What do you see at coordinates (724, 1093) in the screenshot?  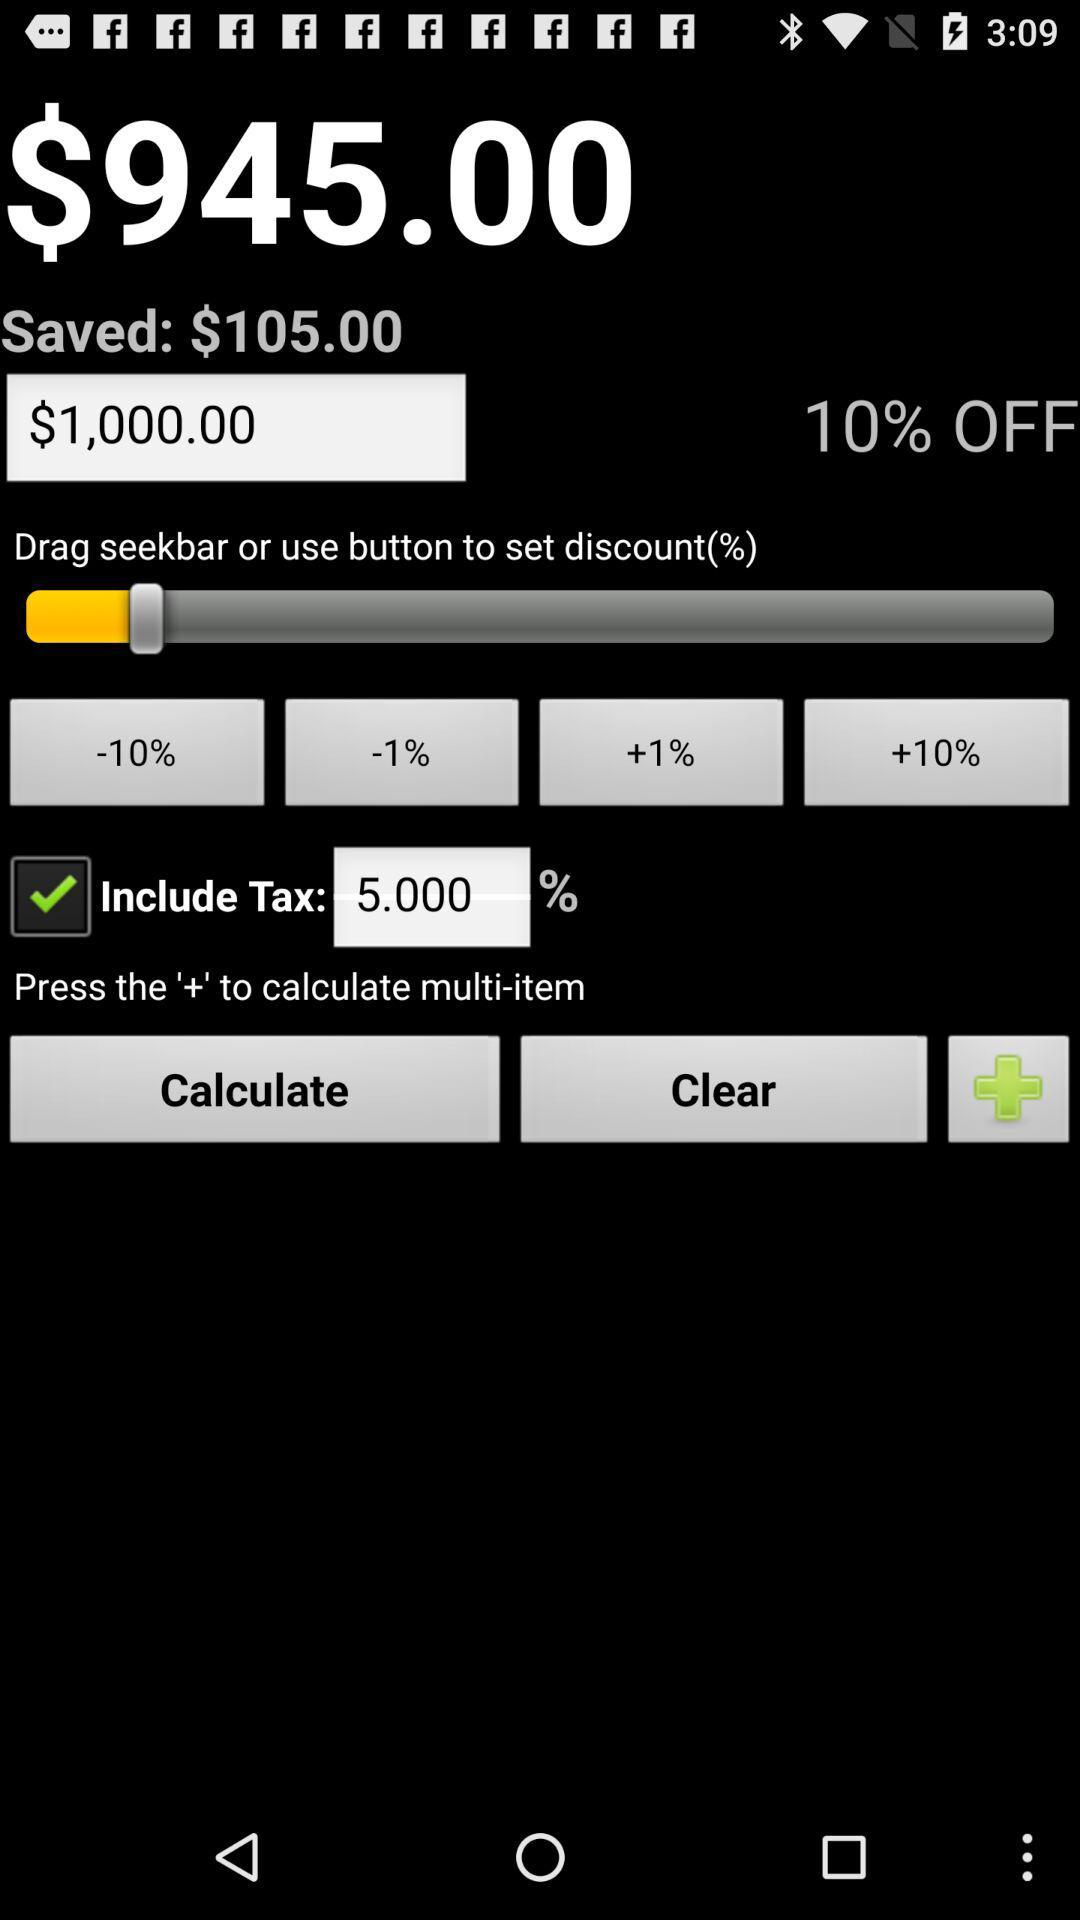 I see `app below the press the to icon` at bounding box center [724, 1093].